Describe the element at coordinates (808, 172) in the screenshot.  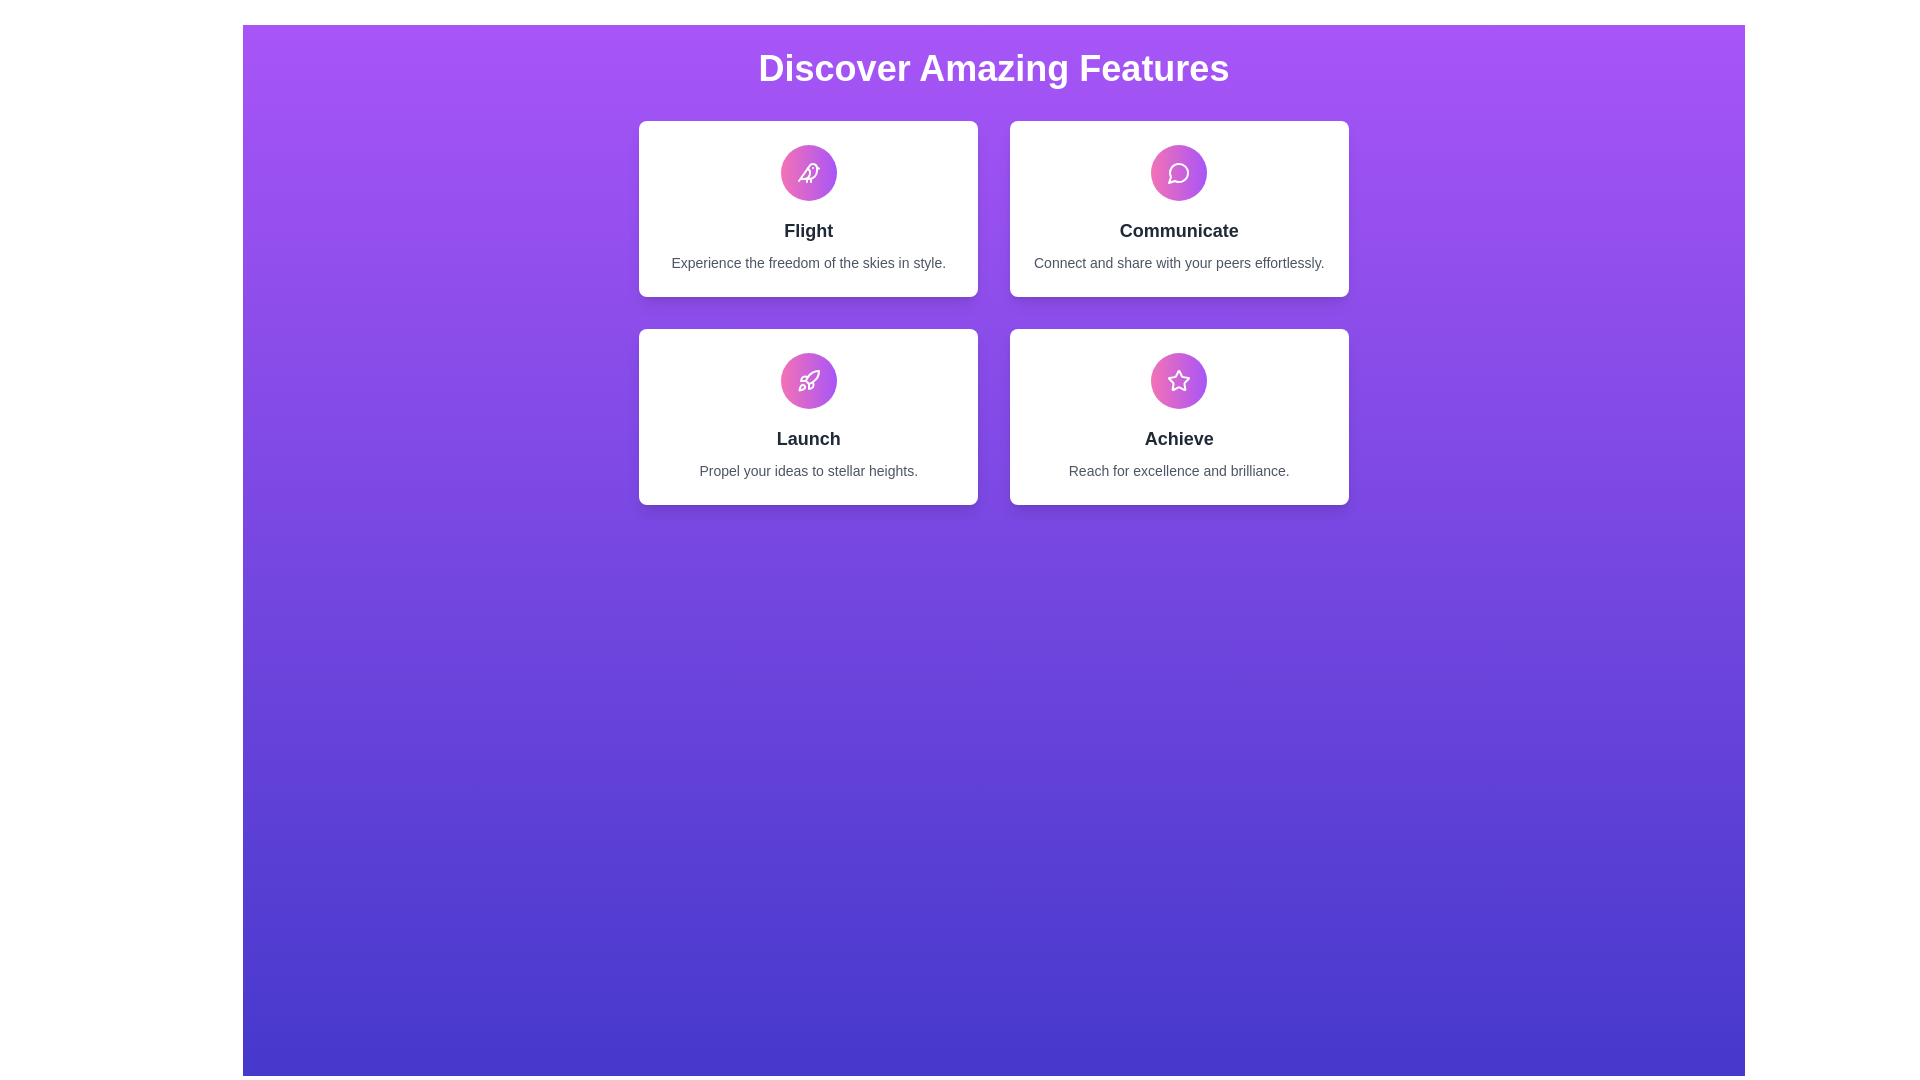
I see `the bird-shaped graphic icon located in the top-left feature card of the layout` at that location.